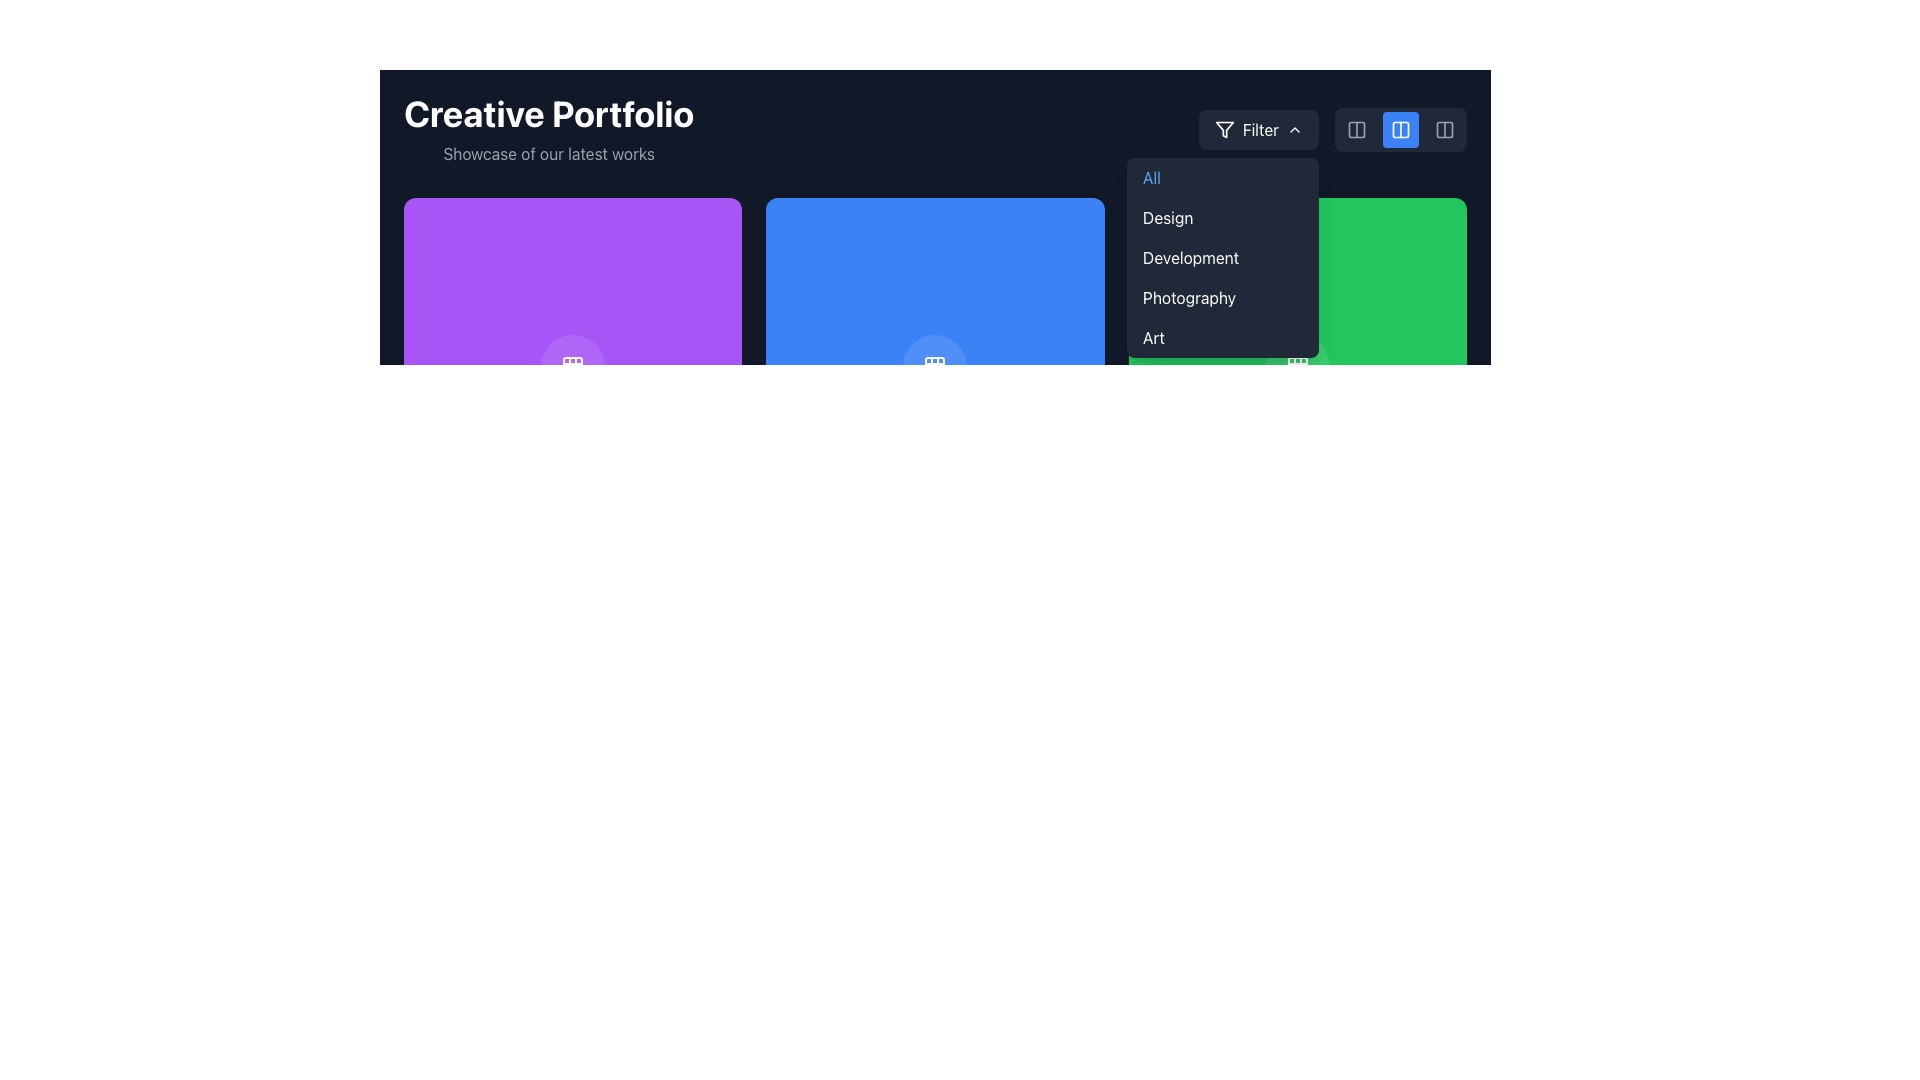 This screenshot has width=1920, height=1080. I want to click on the split-view toggle icon button located in the top-right corner of the interface to switch between different layouts or views, so click(1357, 130).